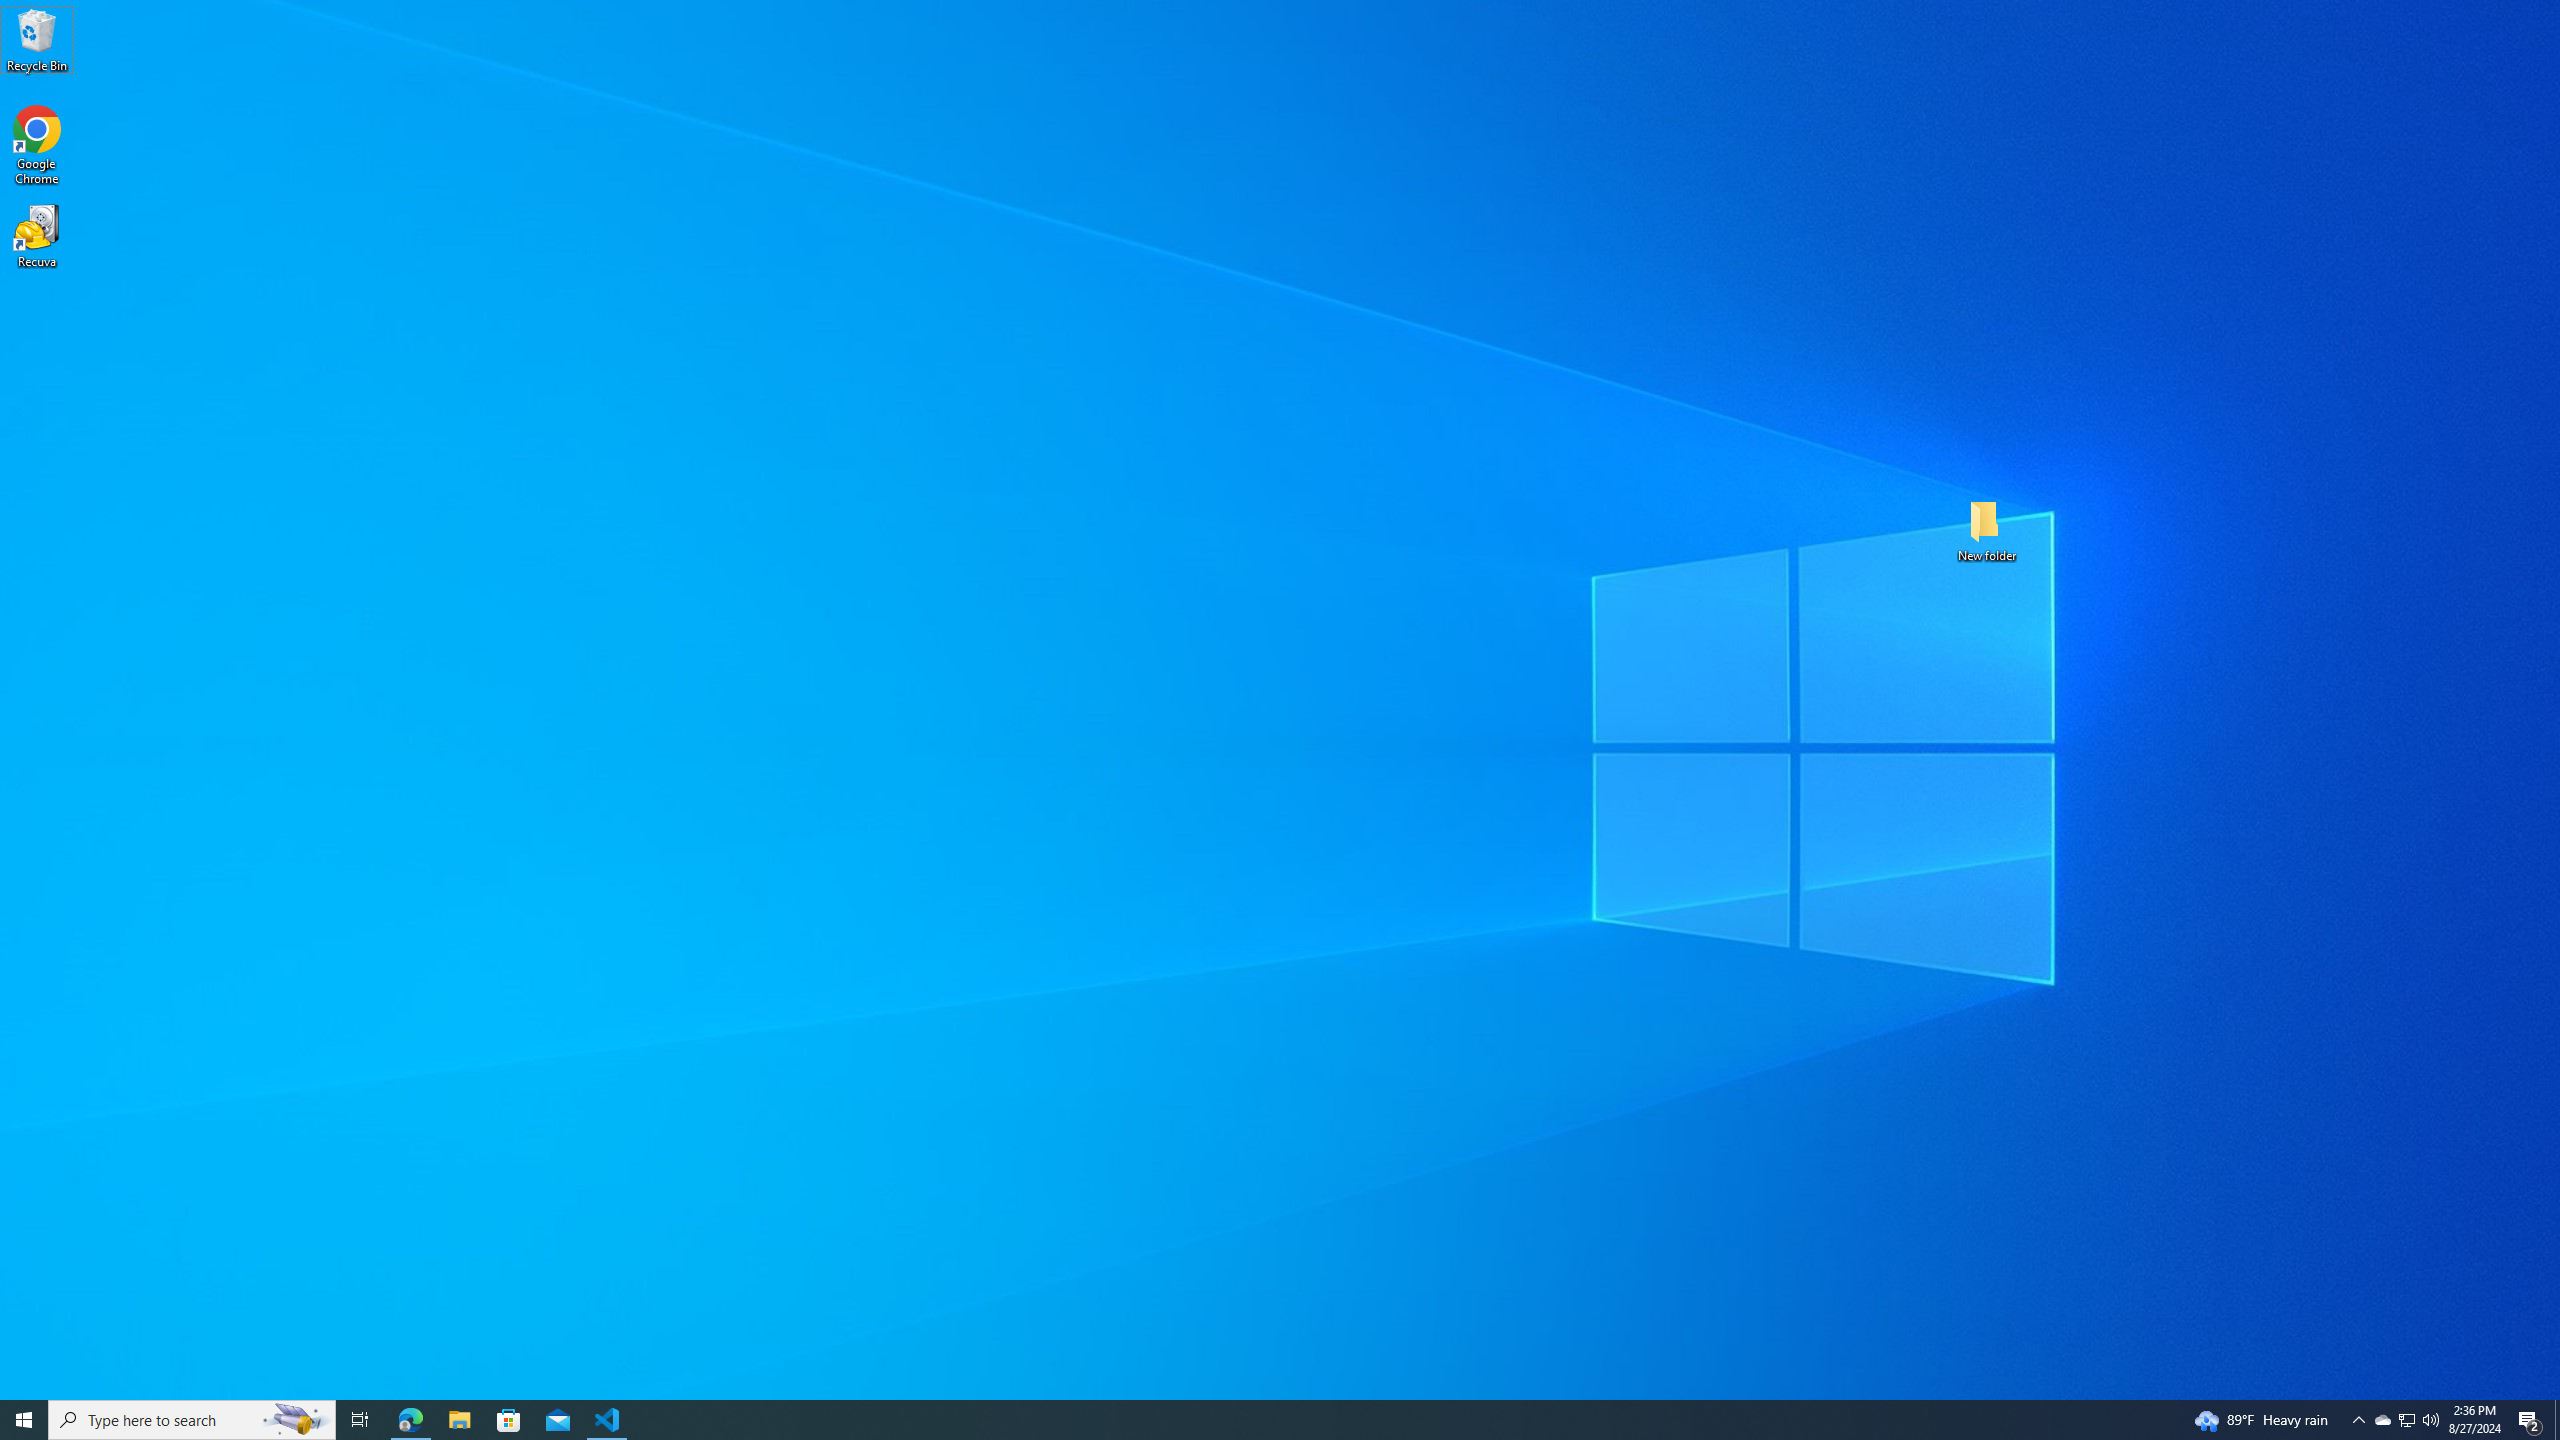 Image resolution: width=2560 pixels, height=1440 pixels. What do you see at coordinates (24, 1418) in the screenshot?
I see `'Start'` at bounding box center [24, 1418].